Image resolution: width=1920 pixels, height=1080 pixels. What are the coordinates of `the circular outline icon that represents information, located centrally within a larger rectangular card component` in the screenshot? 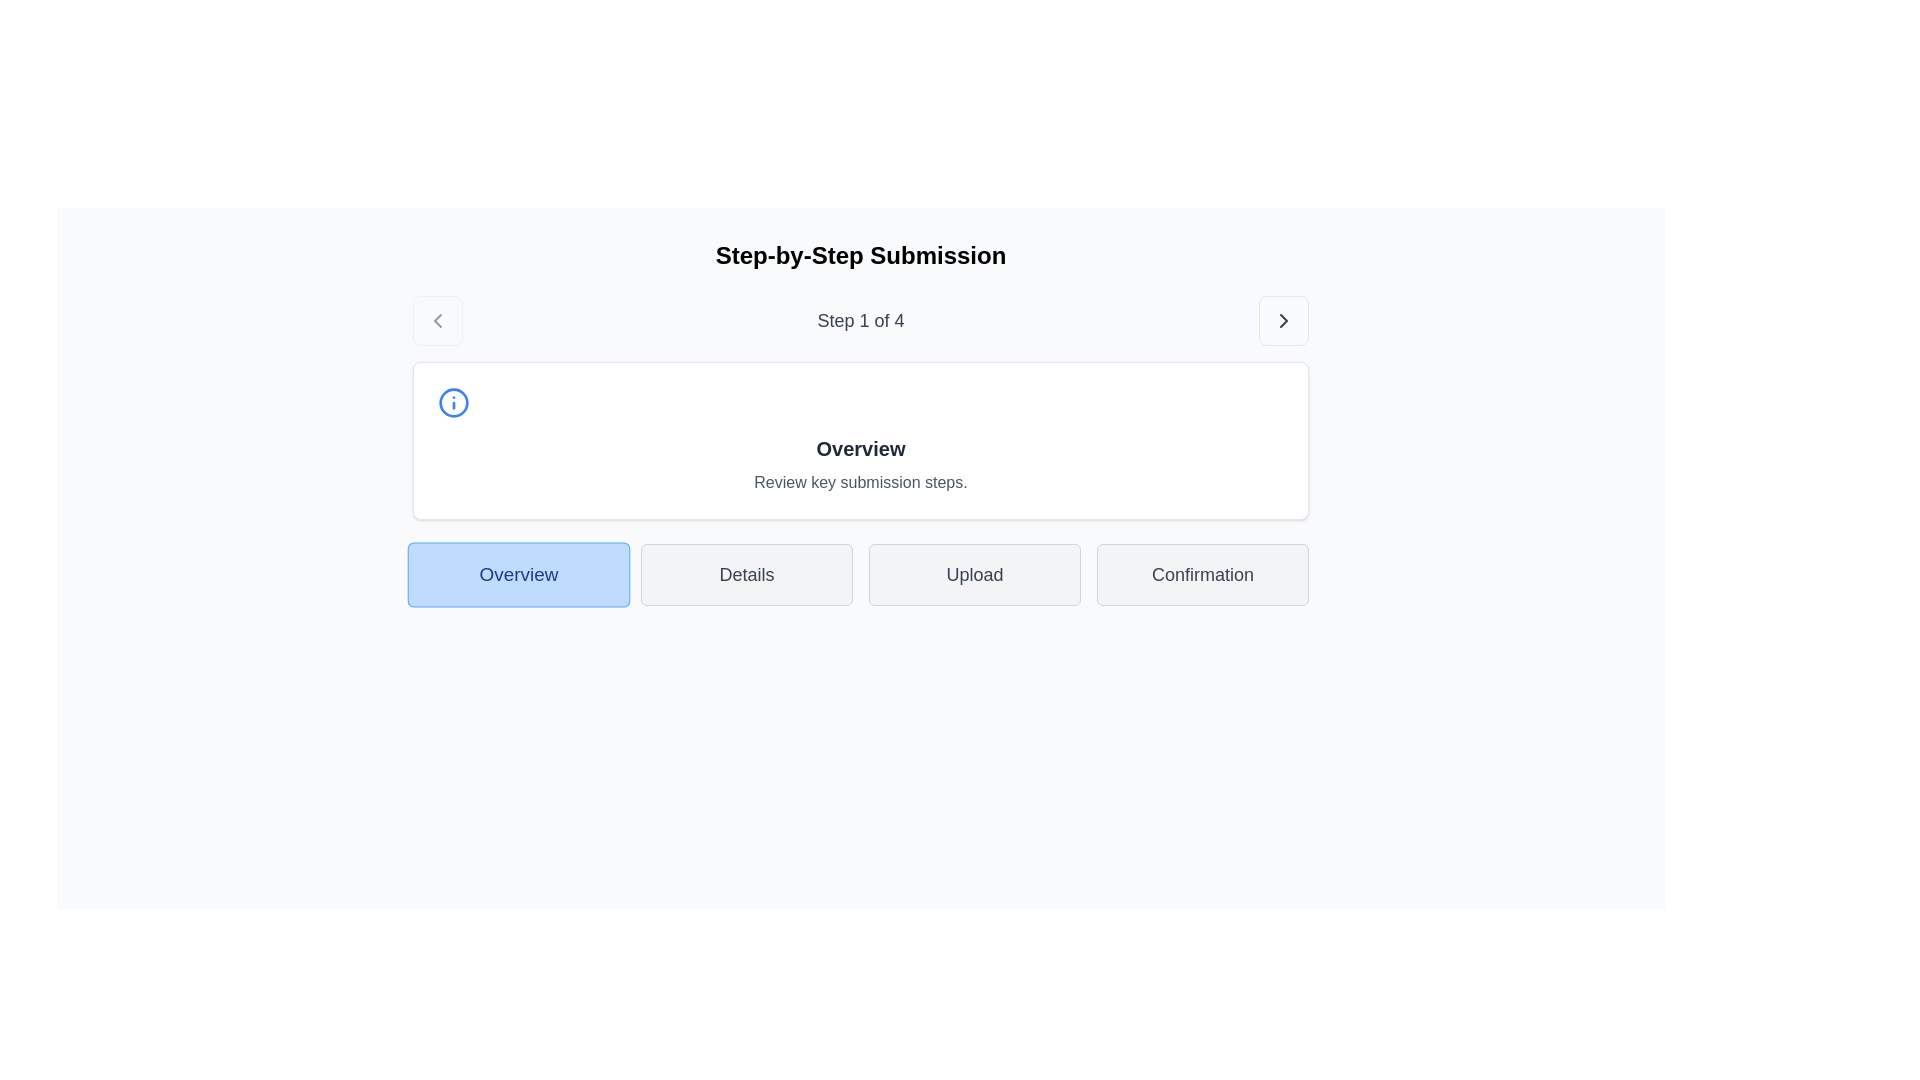 It's located at (453, 402).